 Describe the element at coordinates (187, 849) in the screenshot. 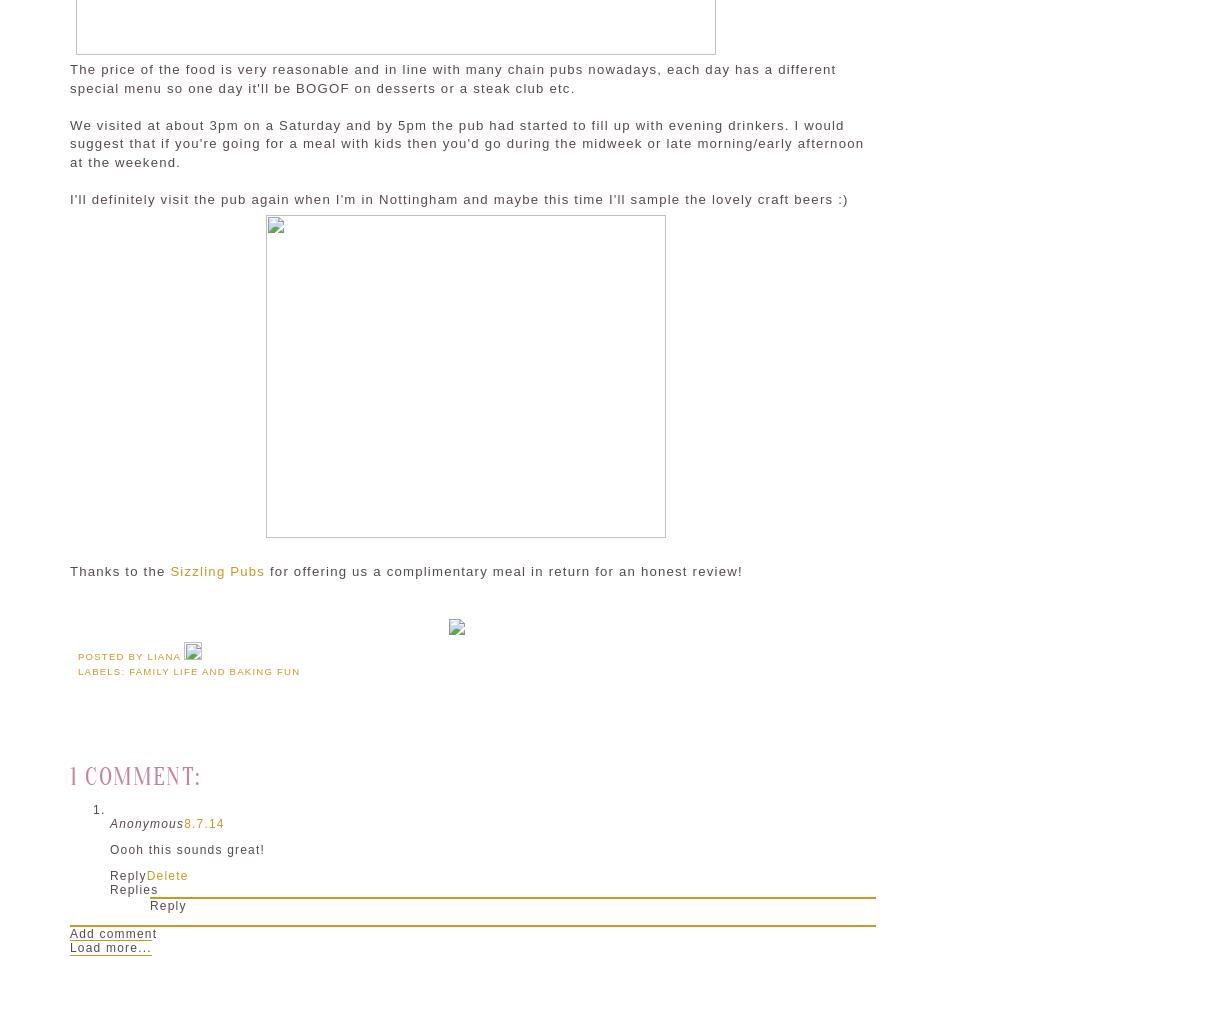

I see `'Oooh this sounds great!'` at that location.